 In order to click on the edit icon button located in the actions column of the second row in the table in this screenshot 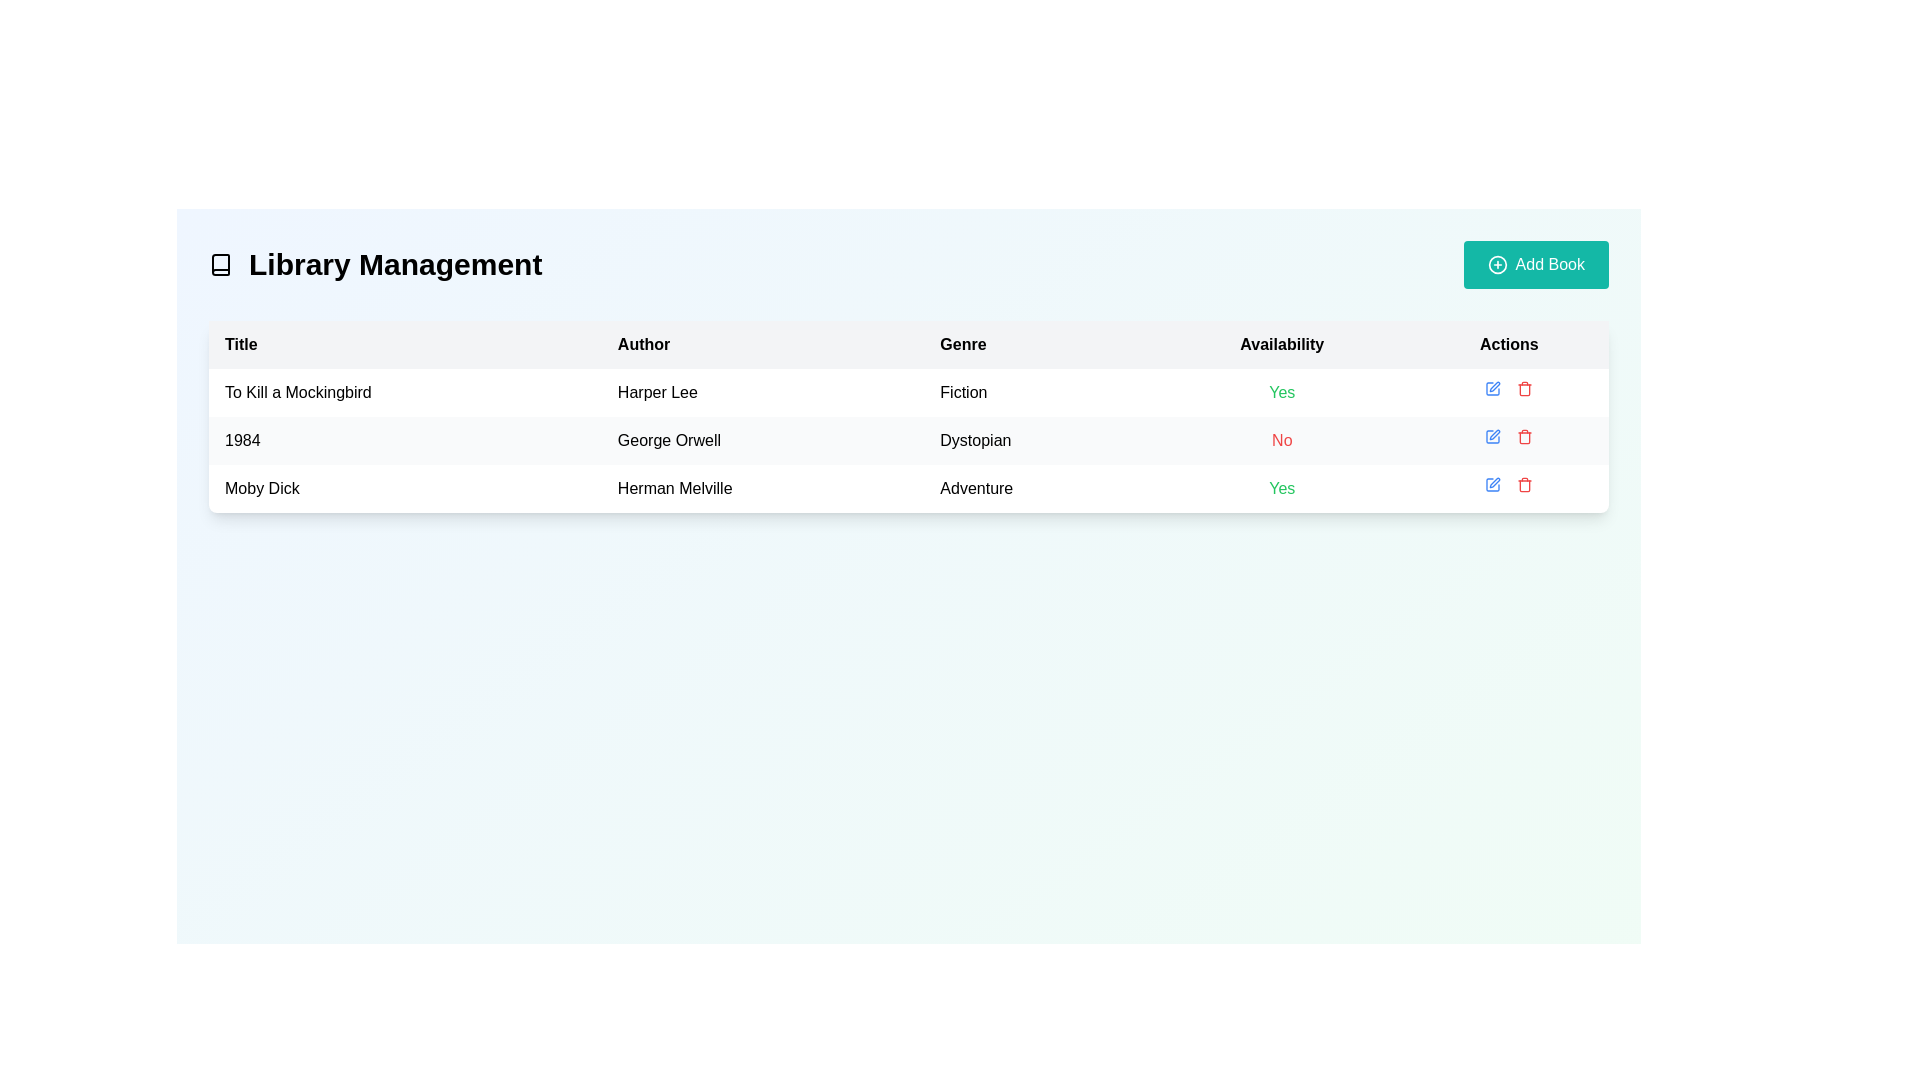, I will do `click(1493, 389)`.